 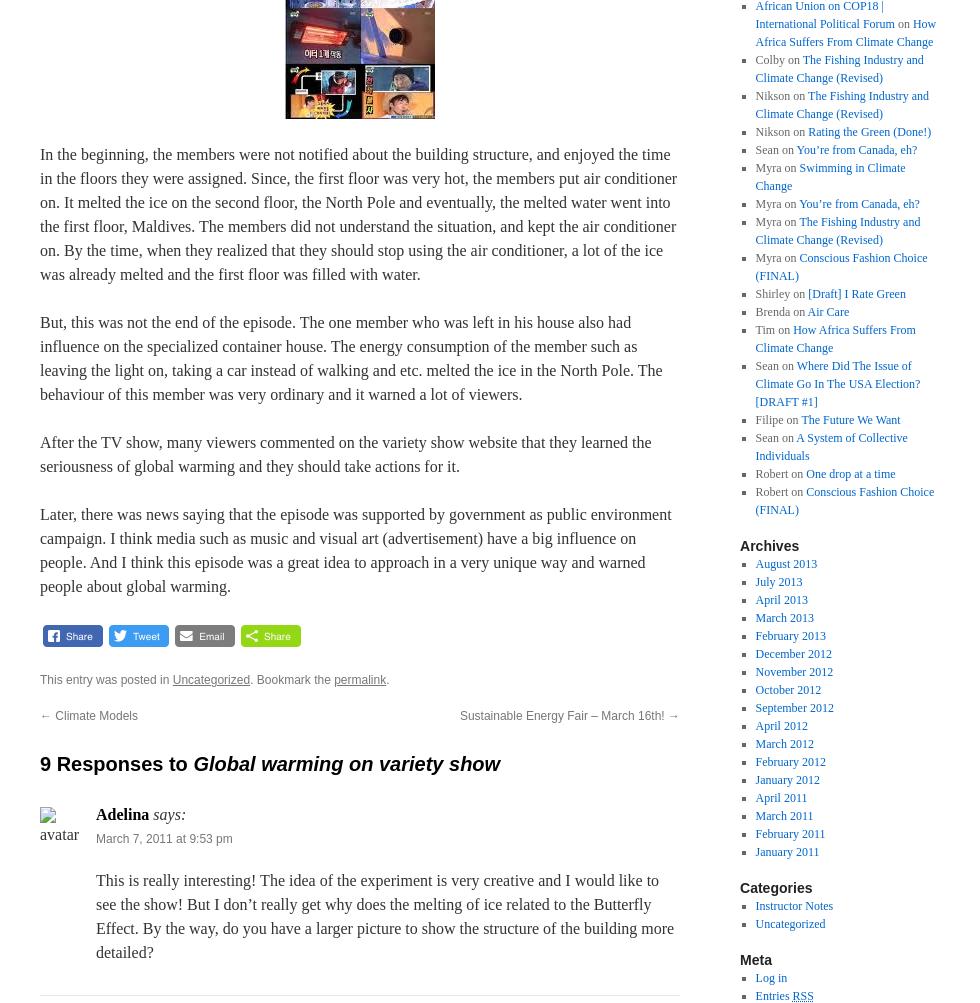 I want to click on 'Archives', so click(x=769, y=545).